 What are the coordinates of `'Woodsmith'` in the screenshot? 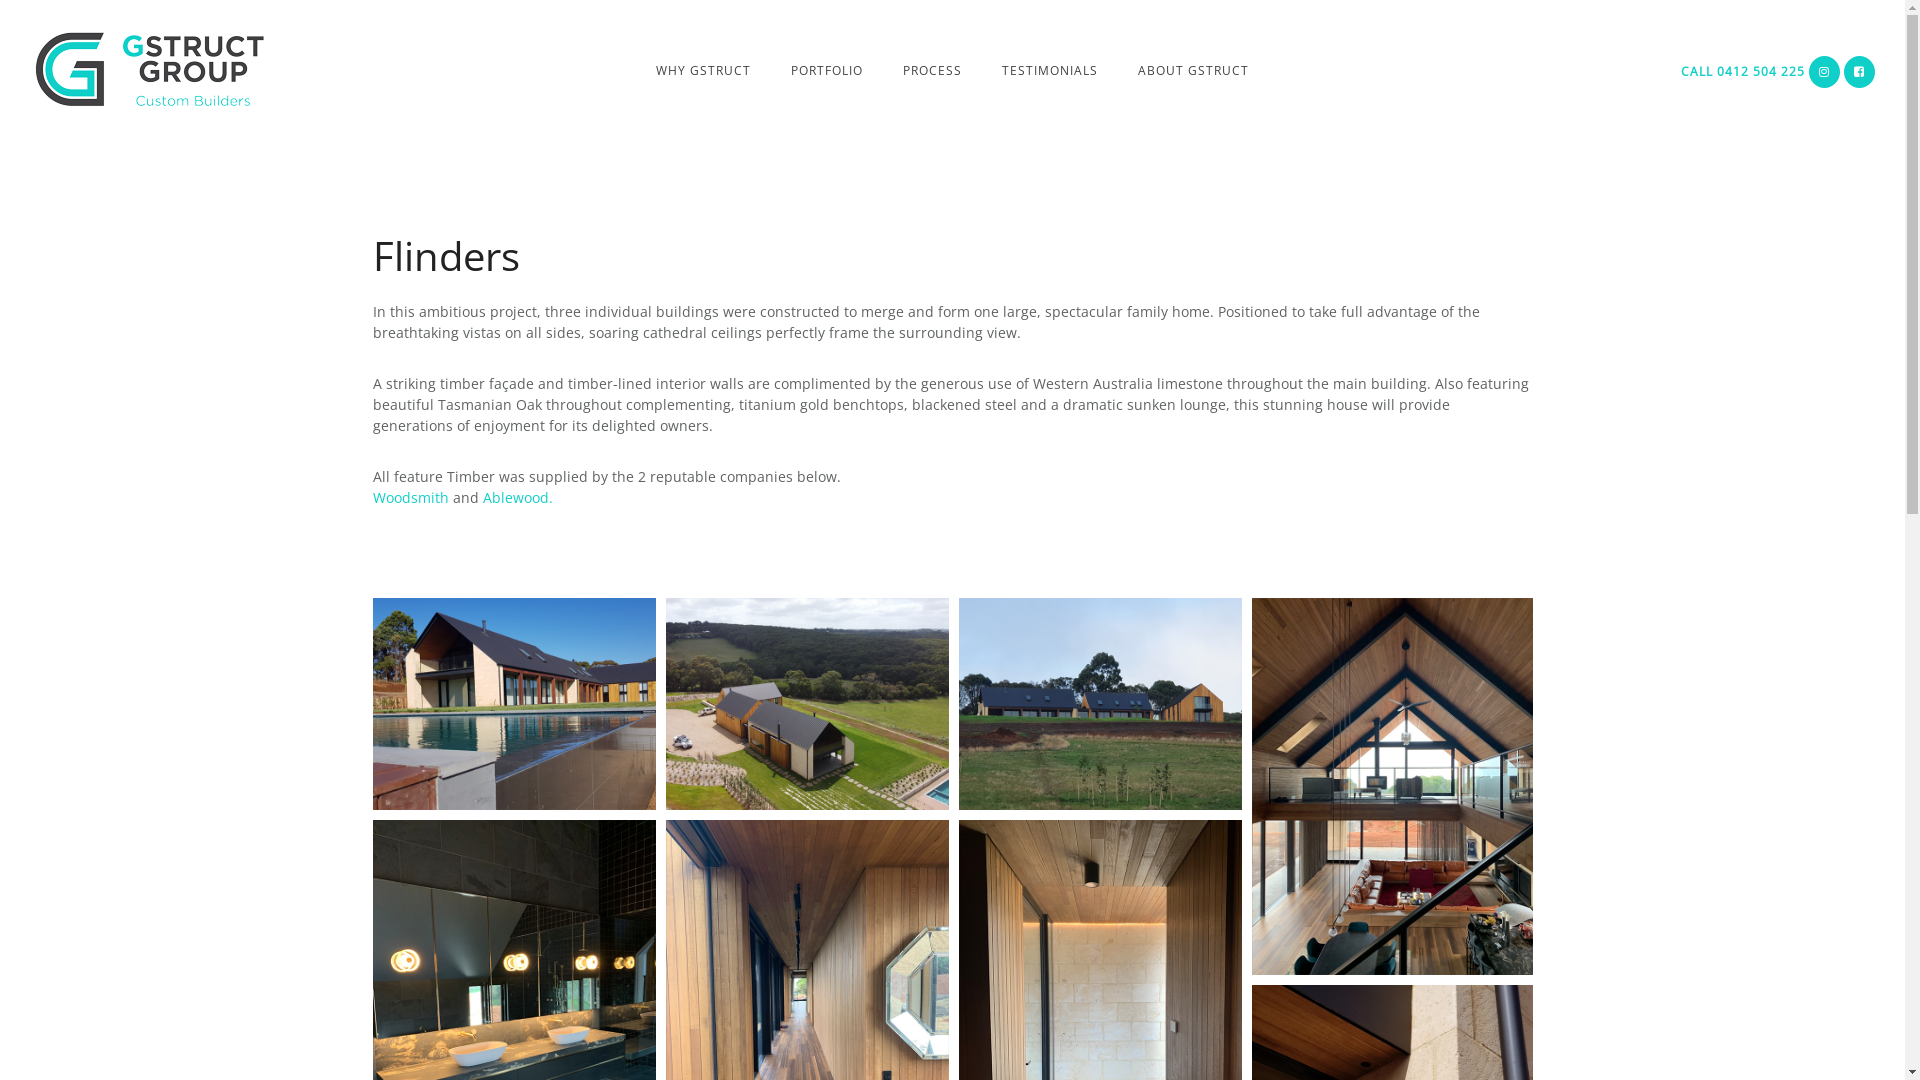 It's located at (411, 496).